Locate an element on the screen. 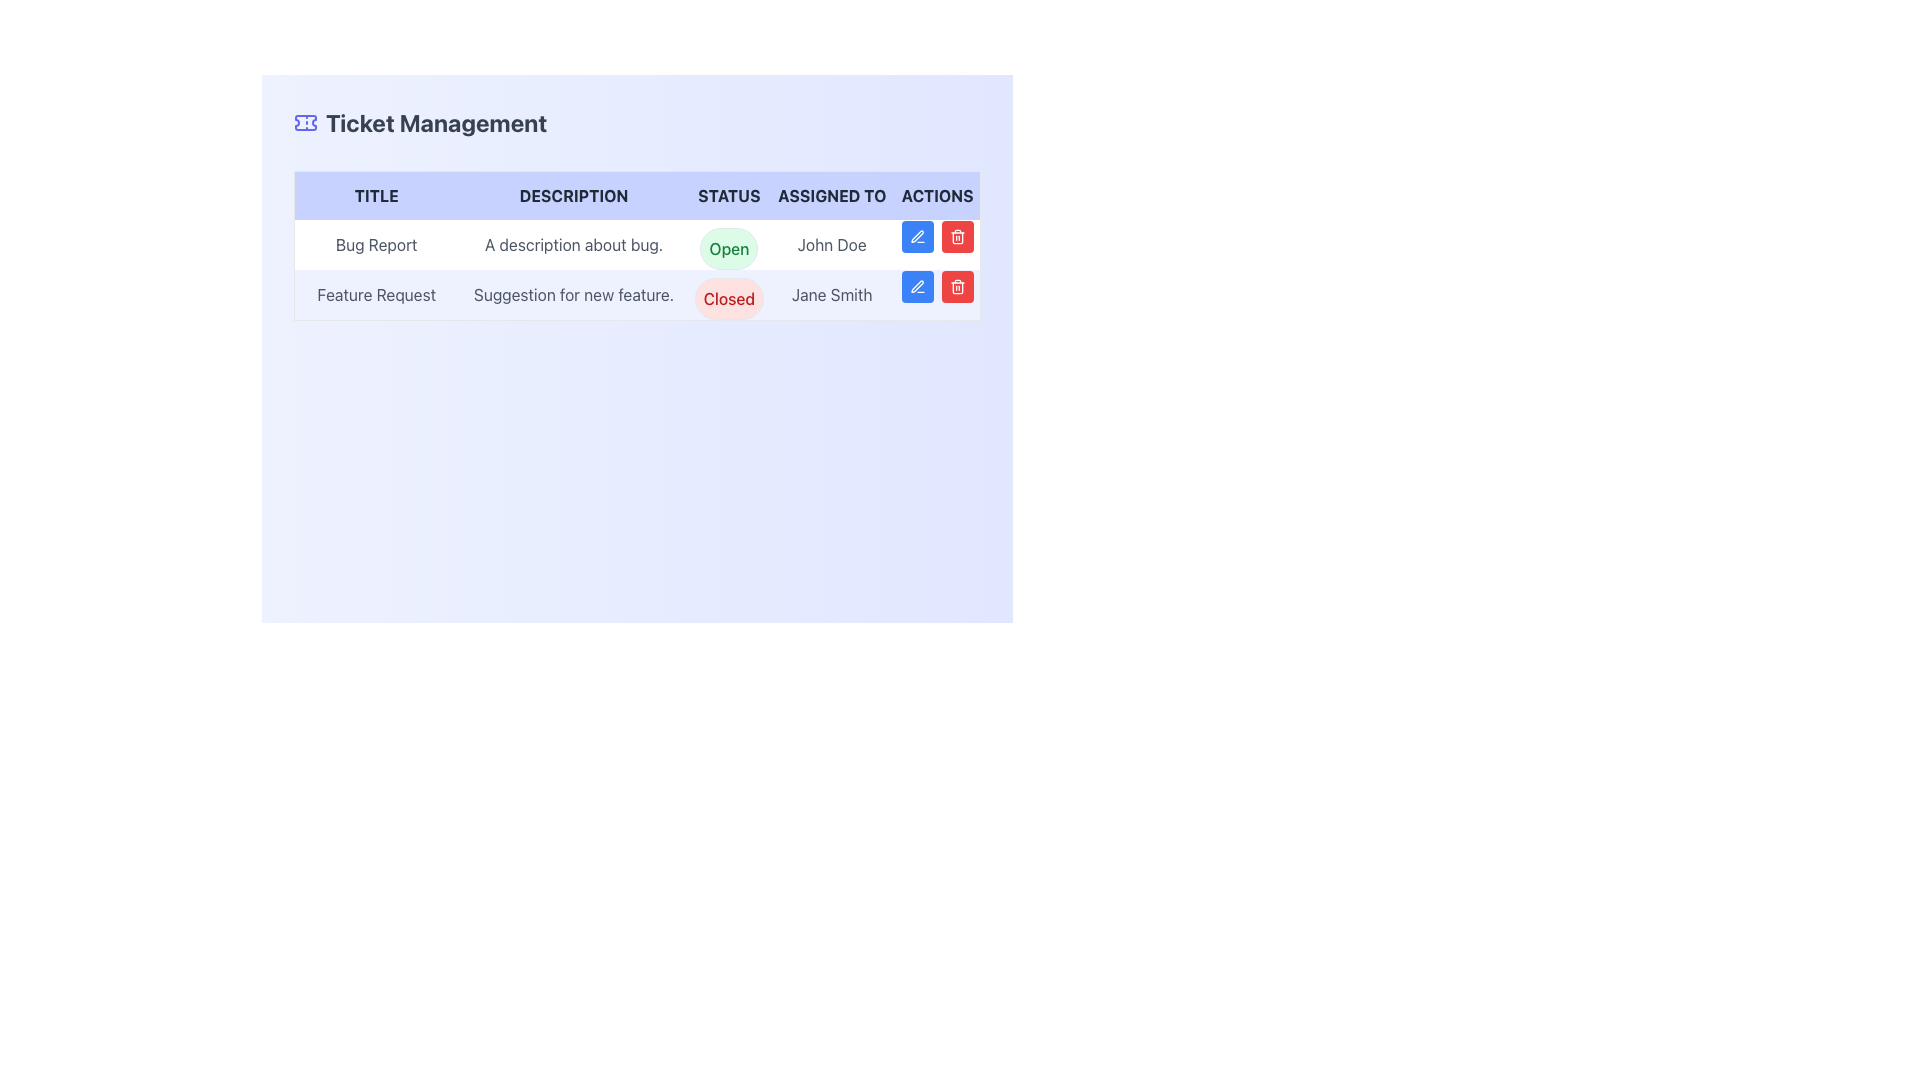 The width and height of the screenshot is (1920, 1080). the edit icon button located in the second row of the 'Actions' column of the table is located at coordinates (916, 235).